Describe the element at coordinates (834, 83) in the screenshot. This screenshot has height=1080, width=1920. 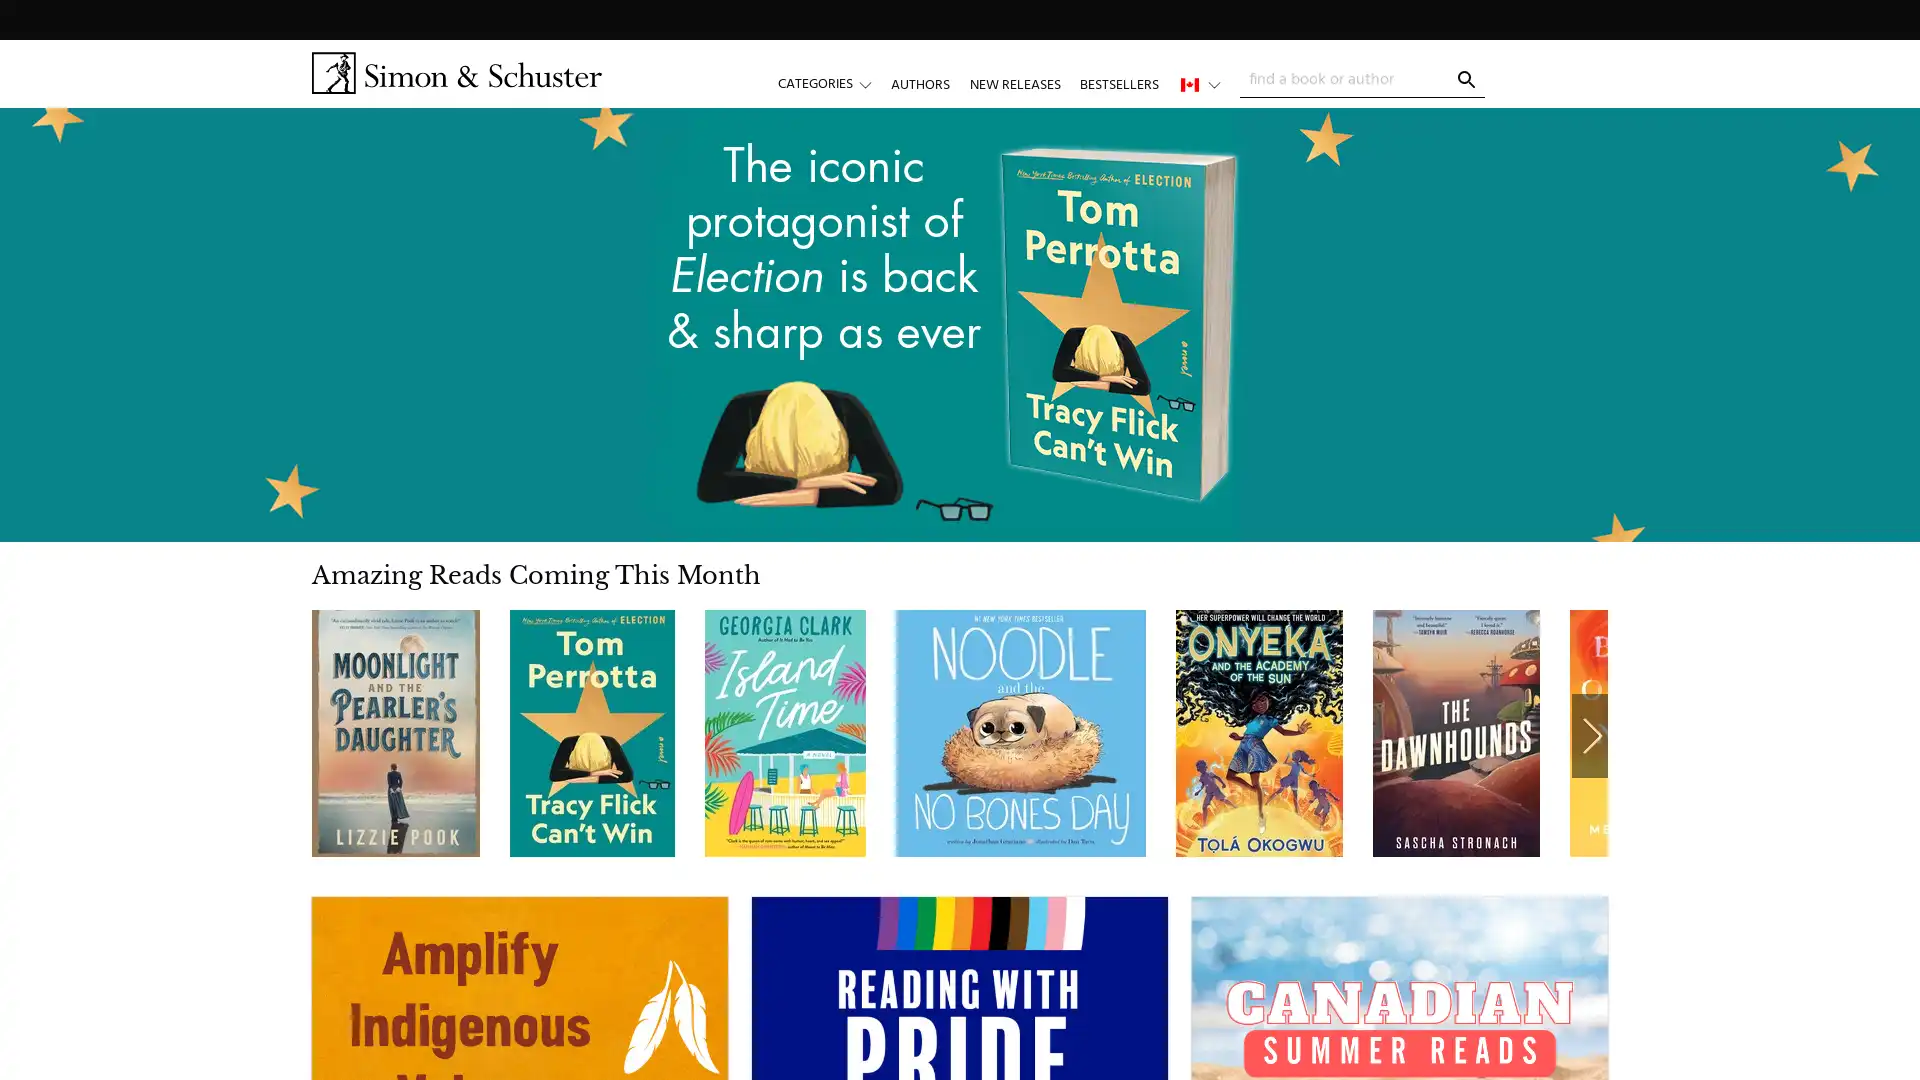
I see `CATEGORIES` at that location.